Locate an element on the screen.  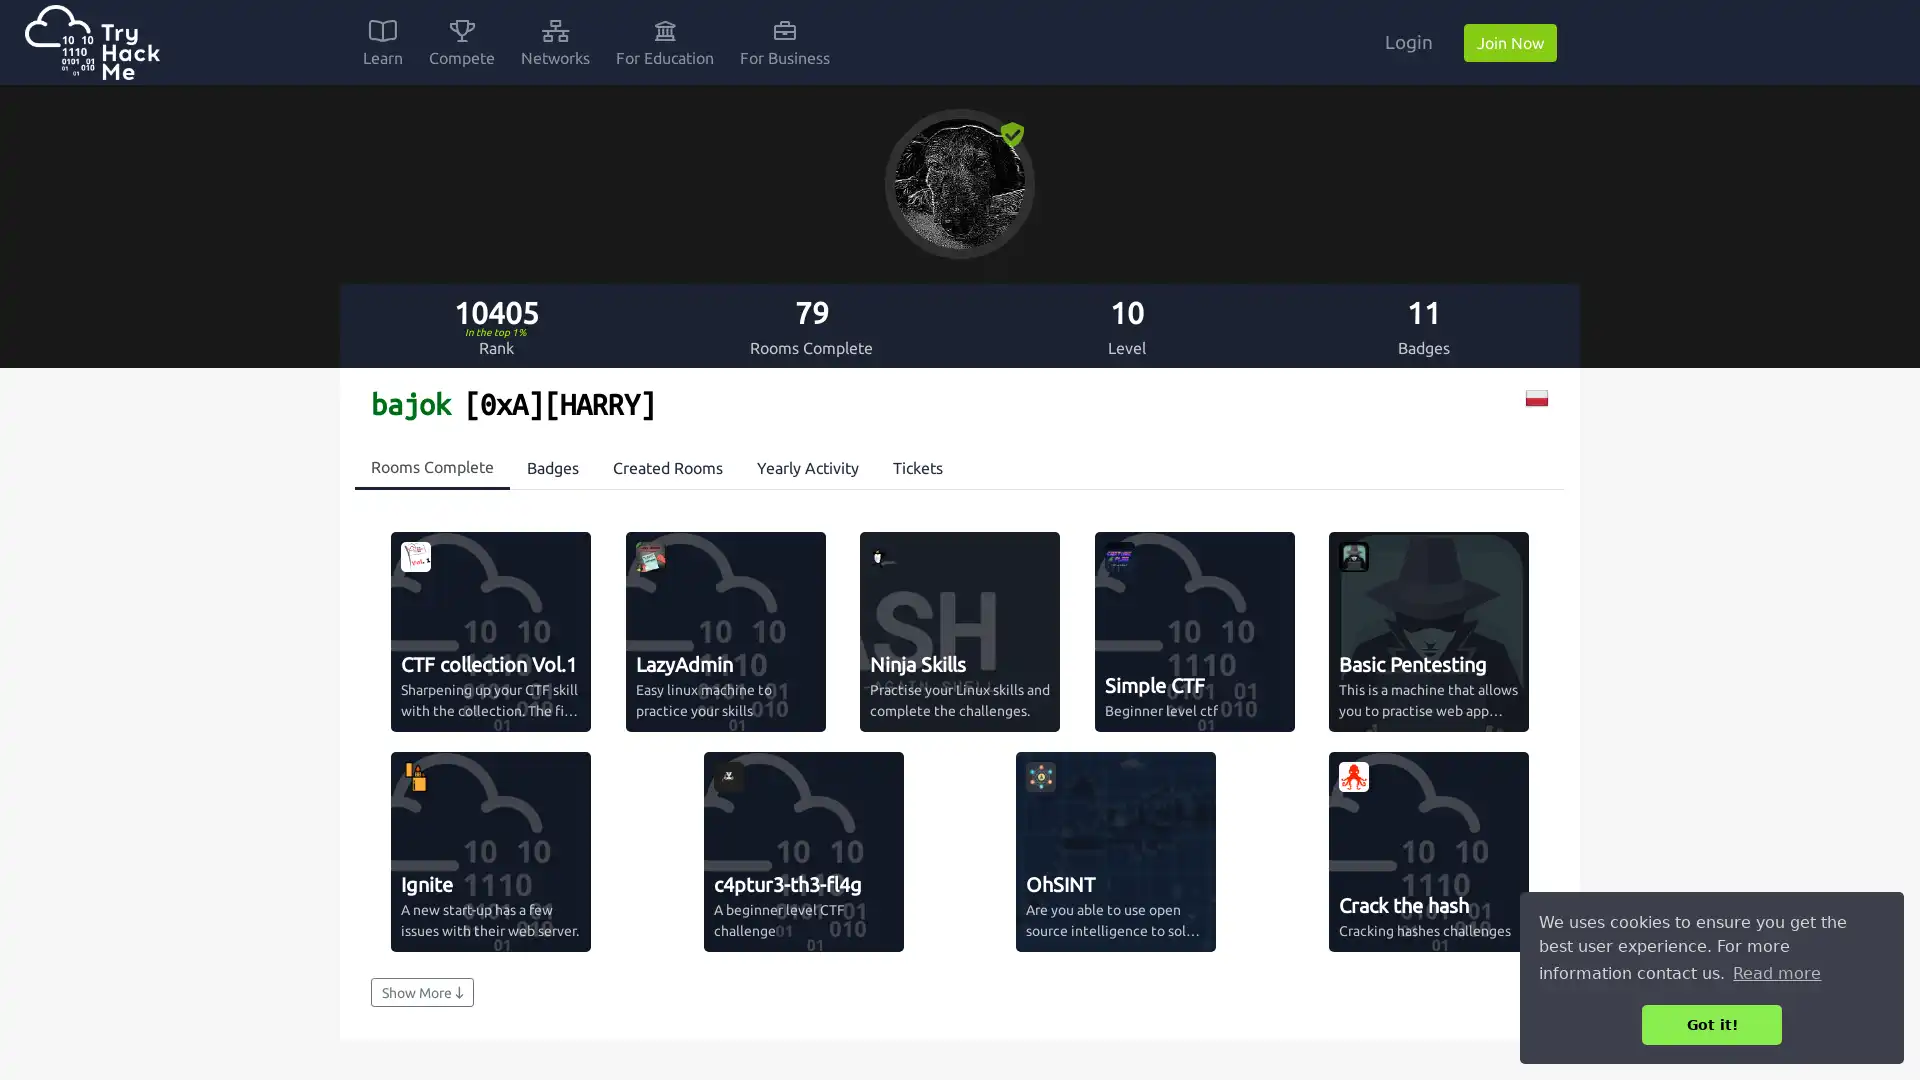
Show More is located at coordinates (421, 992).